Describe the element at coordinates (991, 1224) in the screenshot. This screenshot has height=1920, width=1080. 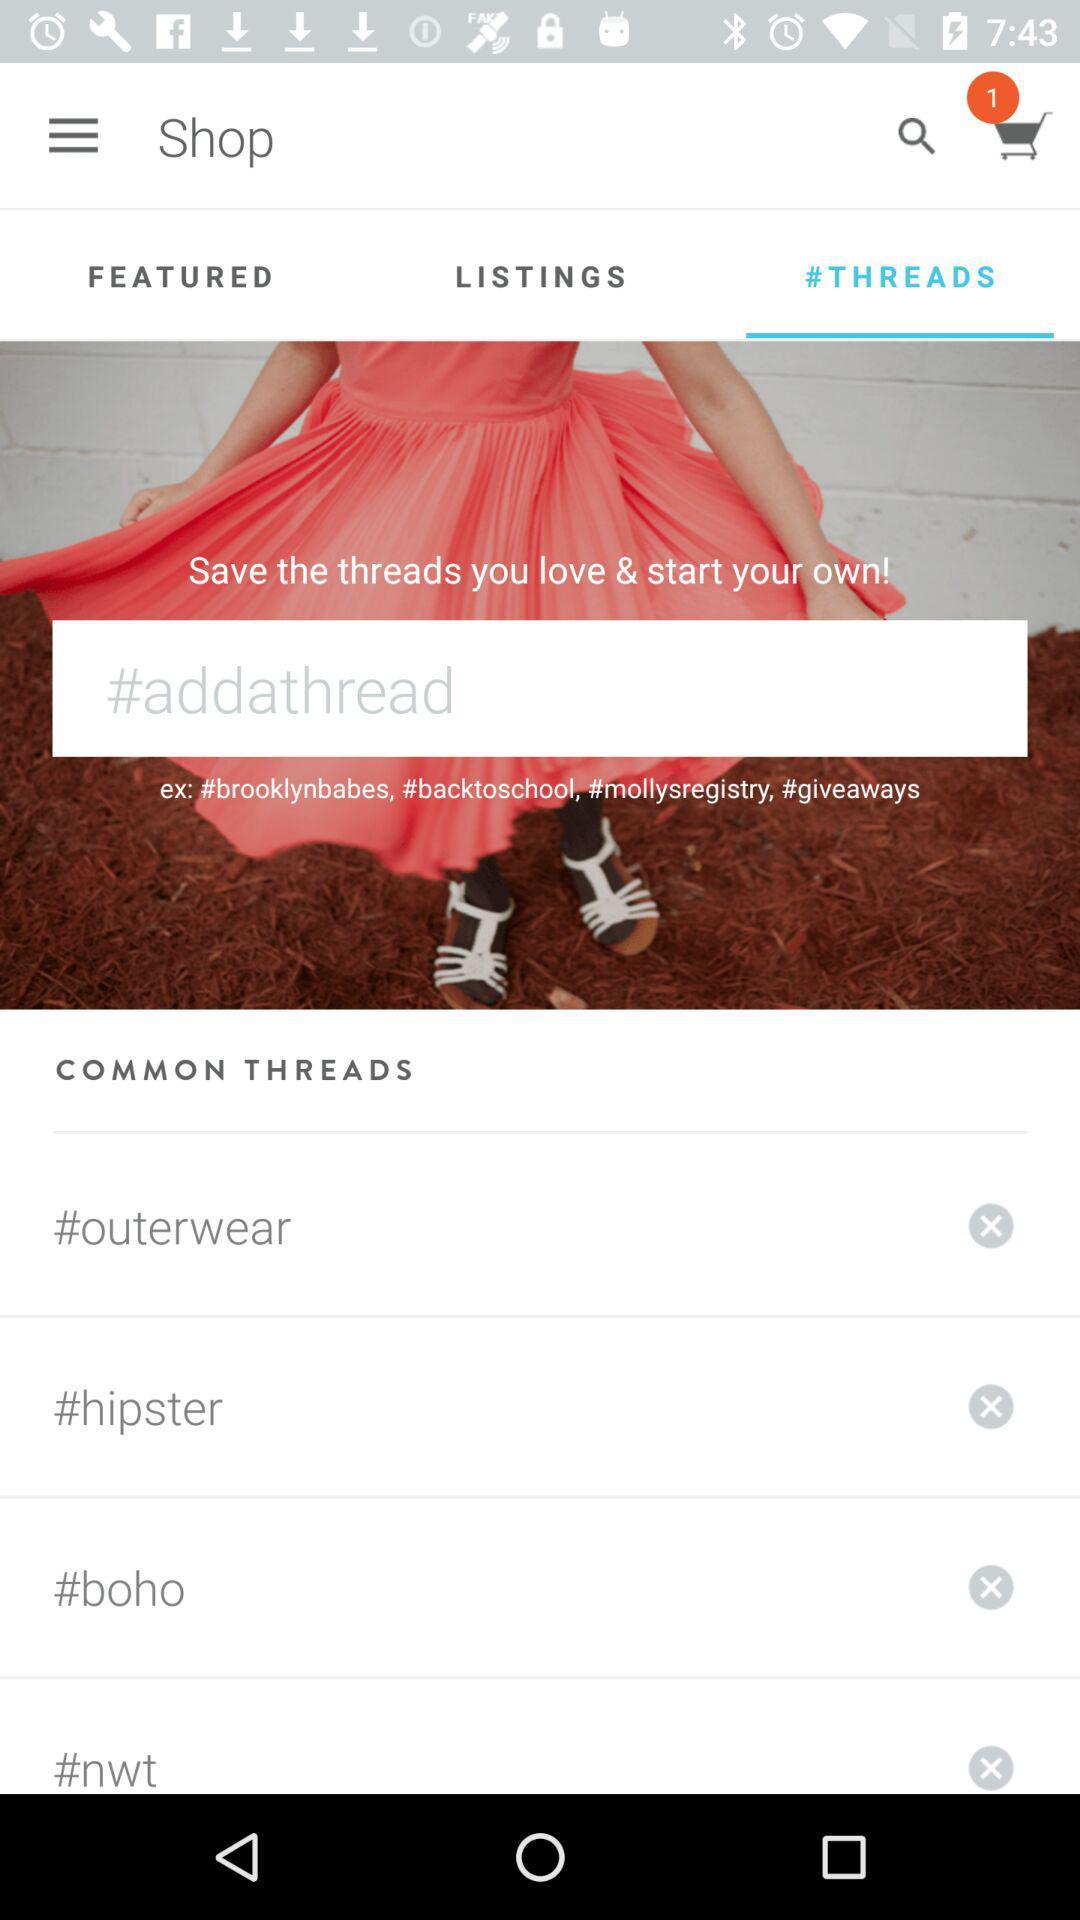
I see `the content` at that location.